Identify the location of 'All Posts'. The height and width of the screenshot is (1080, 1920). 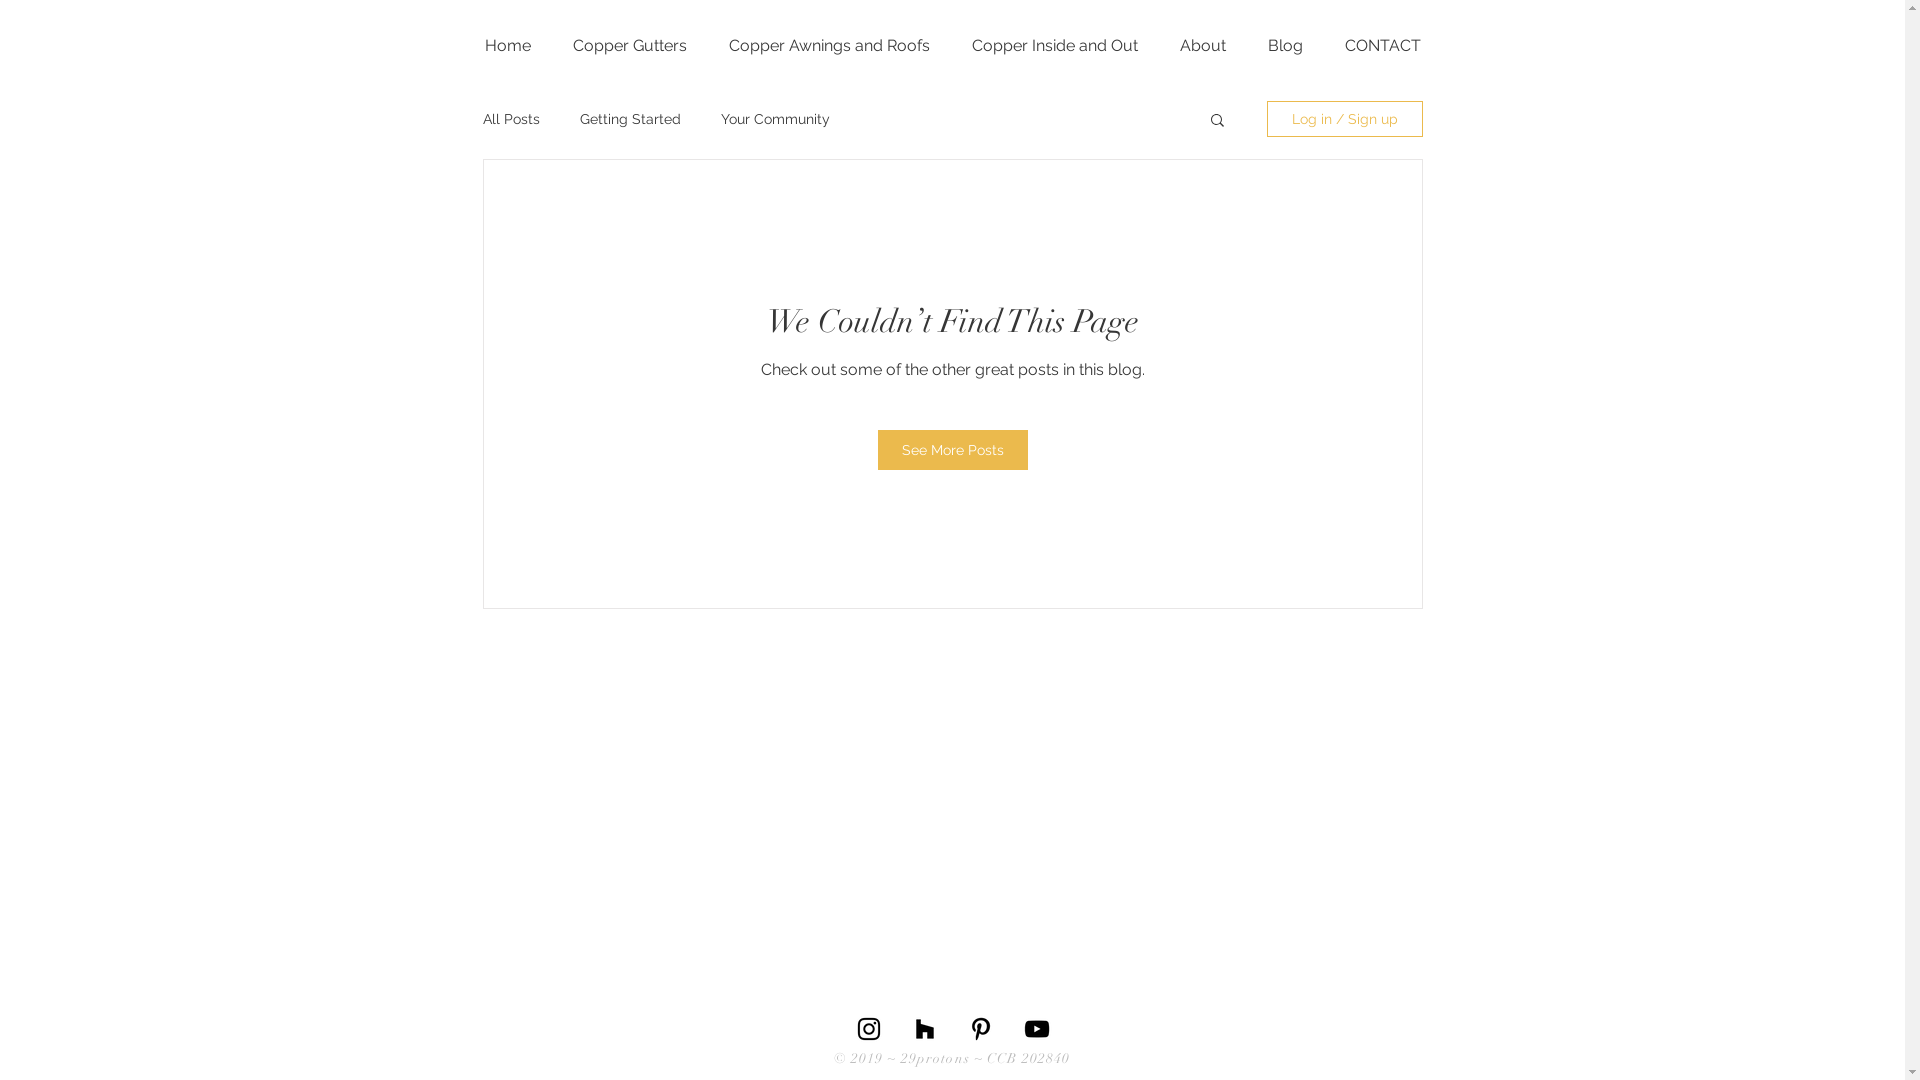
(510, 119).